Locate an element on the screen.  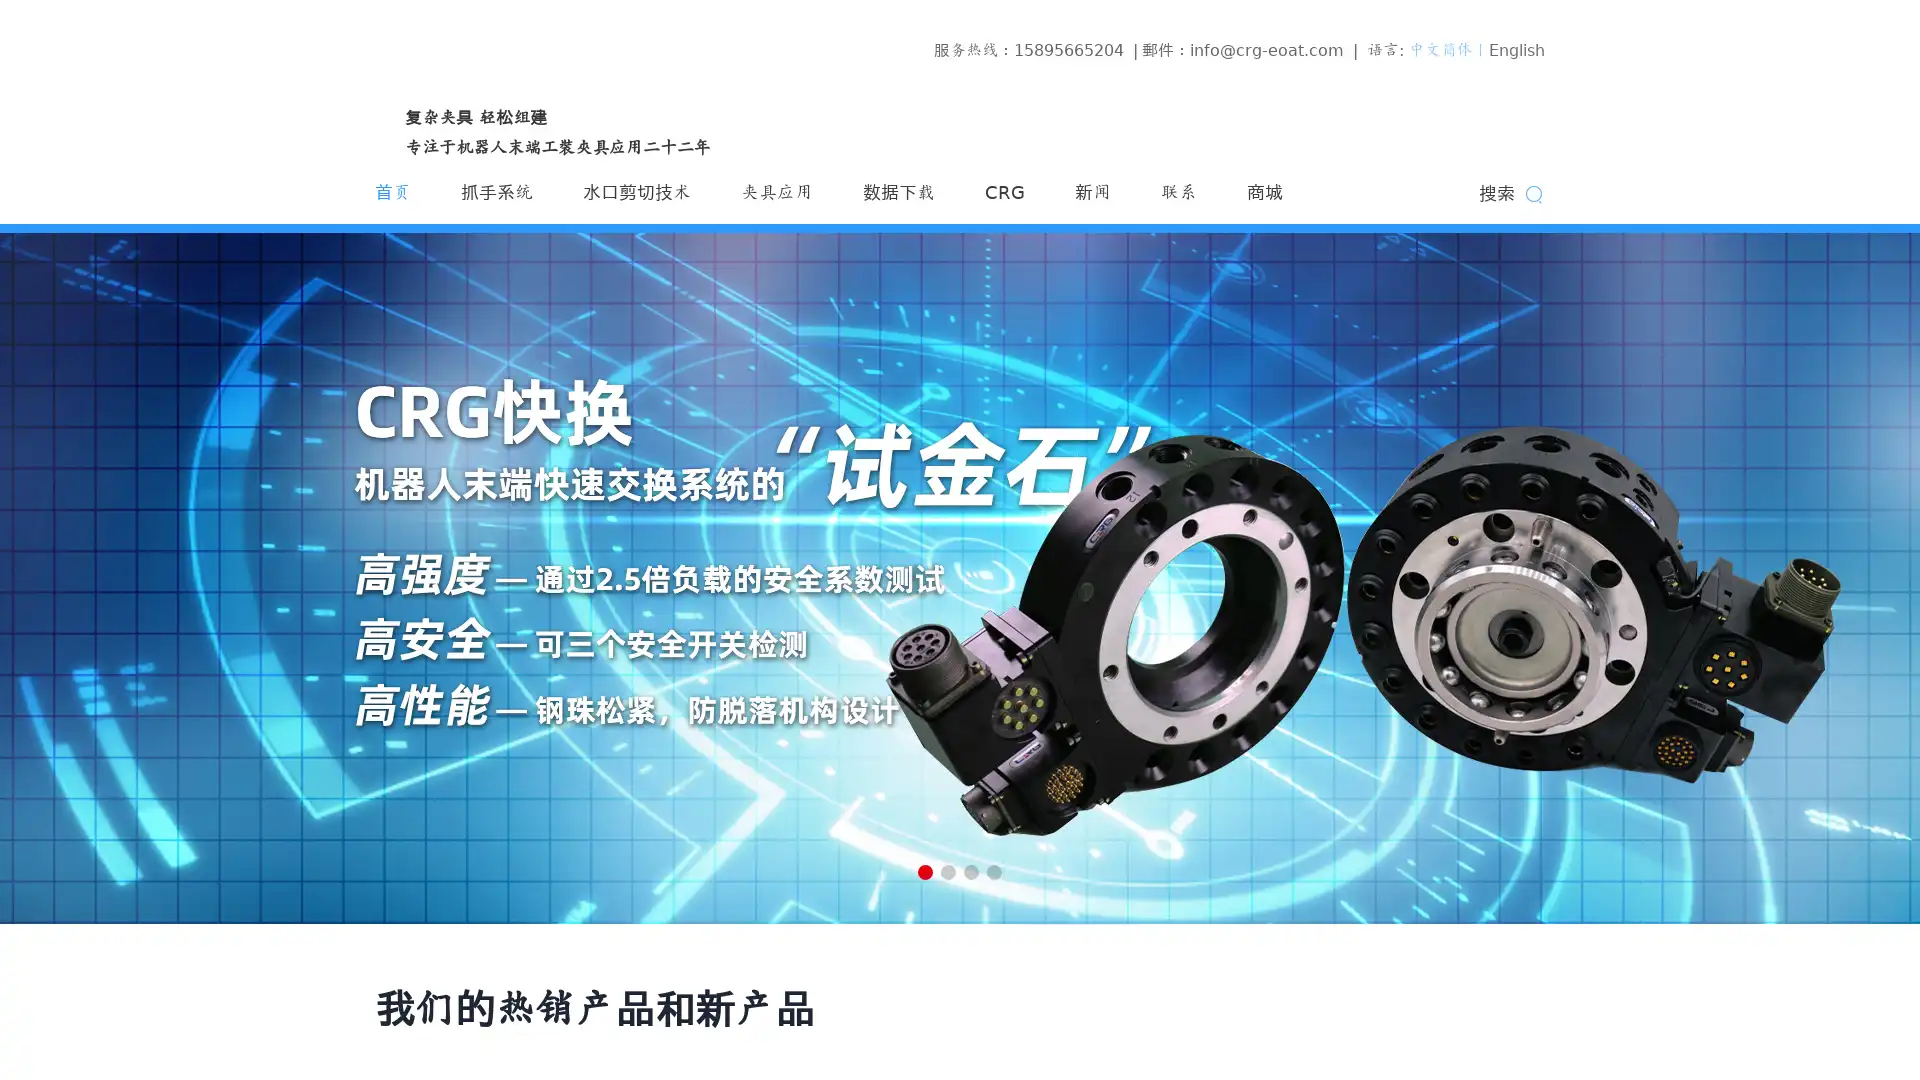
Go to slide 2 is located at coordinates (947, 871).